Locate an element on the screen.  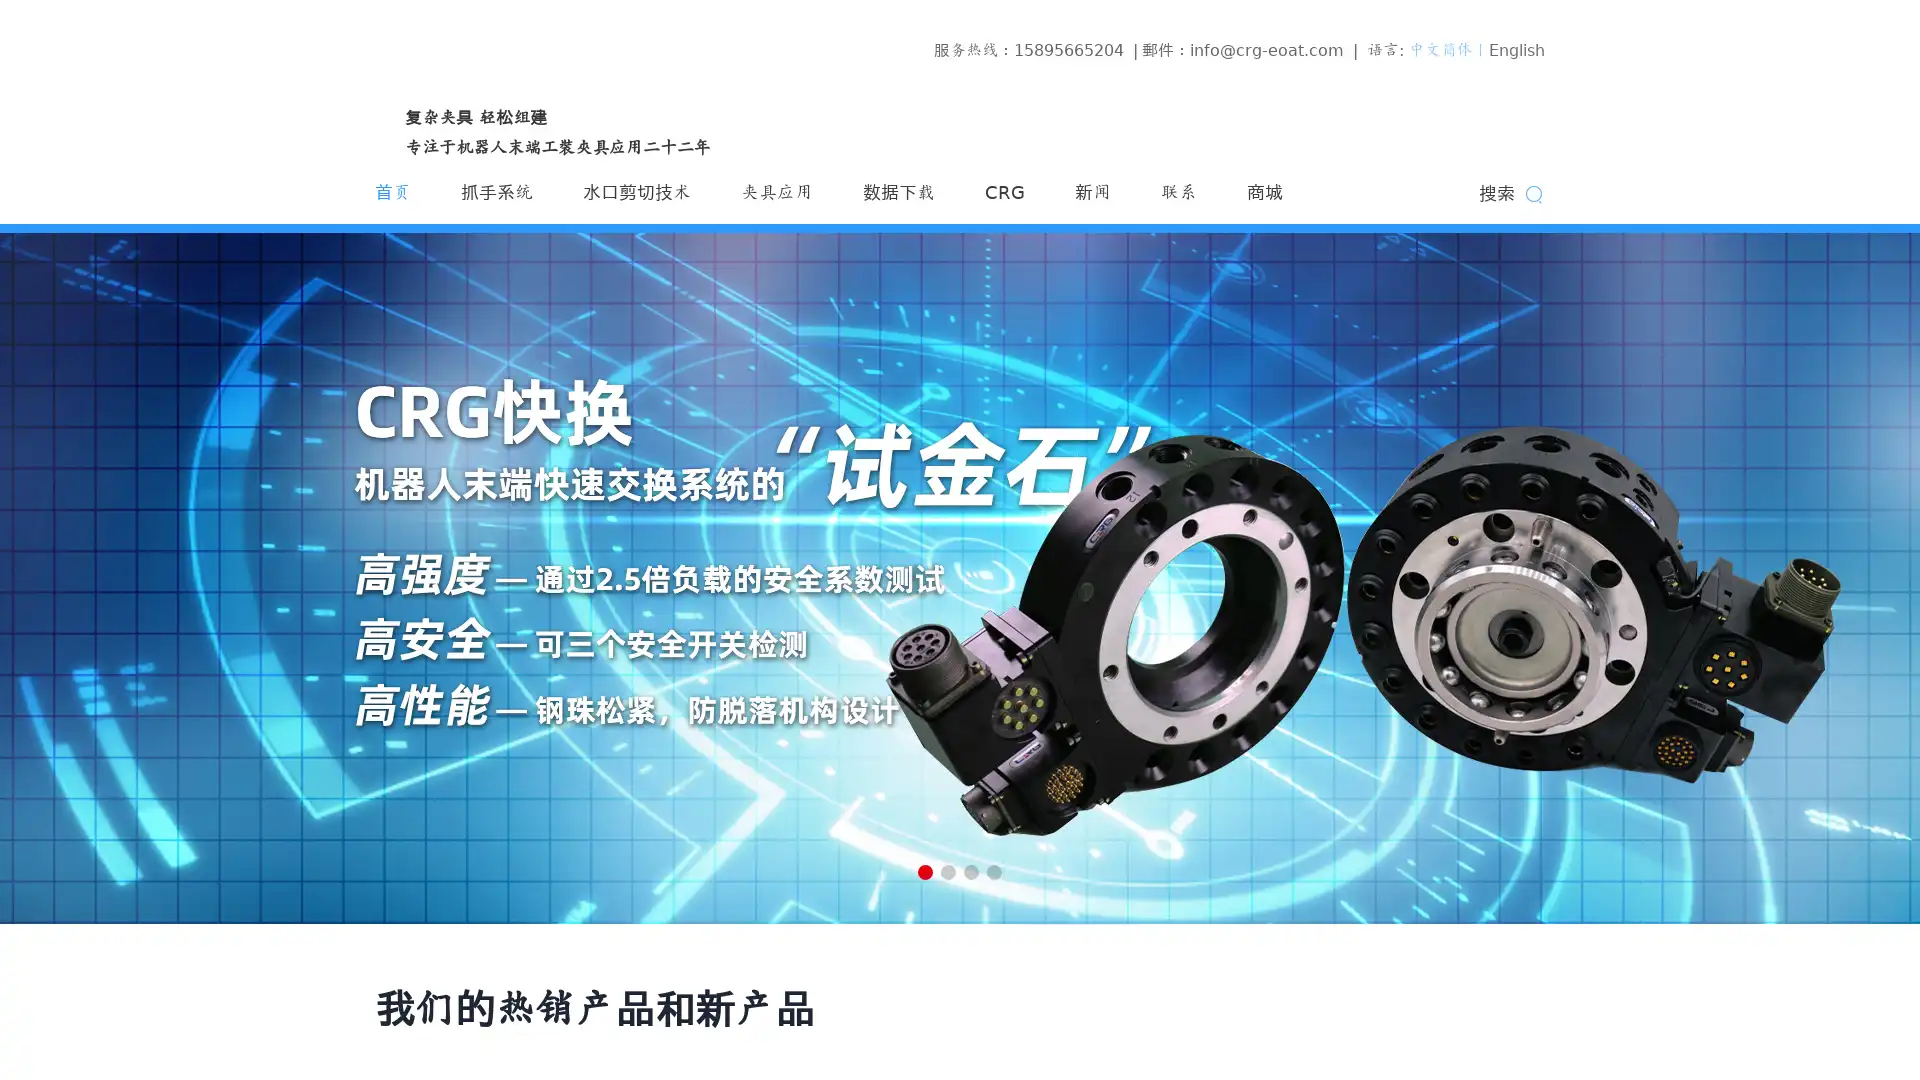
Go to slide 2 is located at coordinates (947, 871).